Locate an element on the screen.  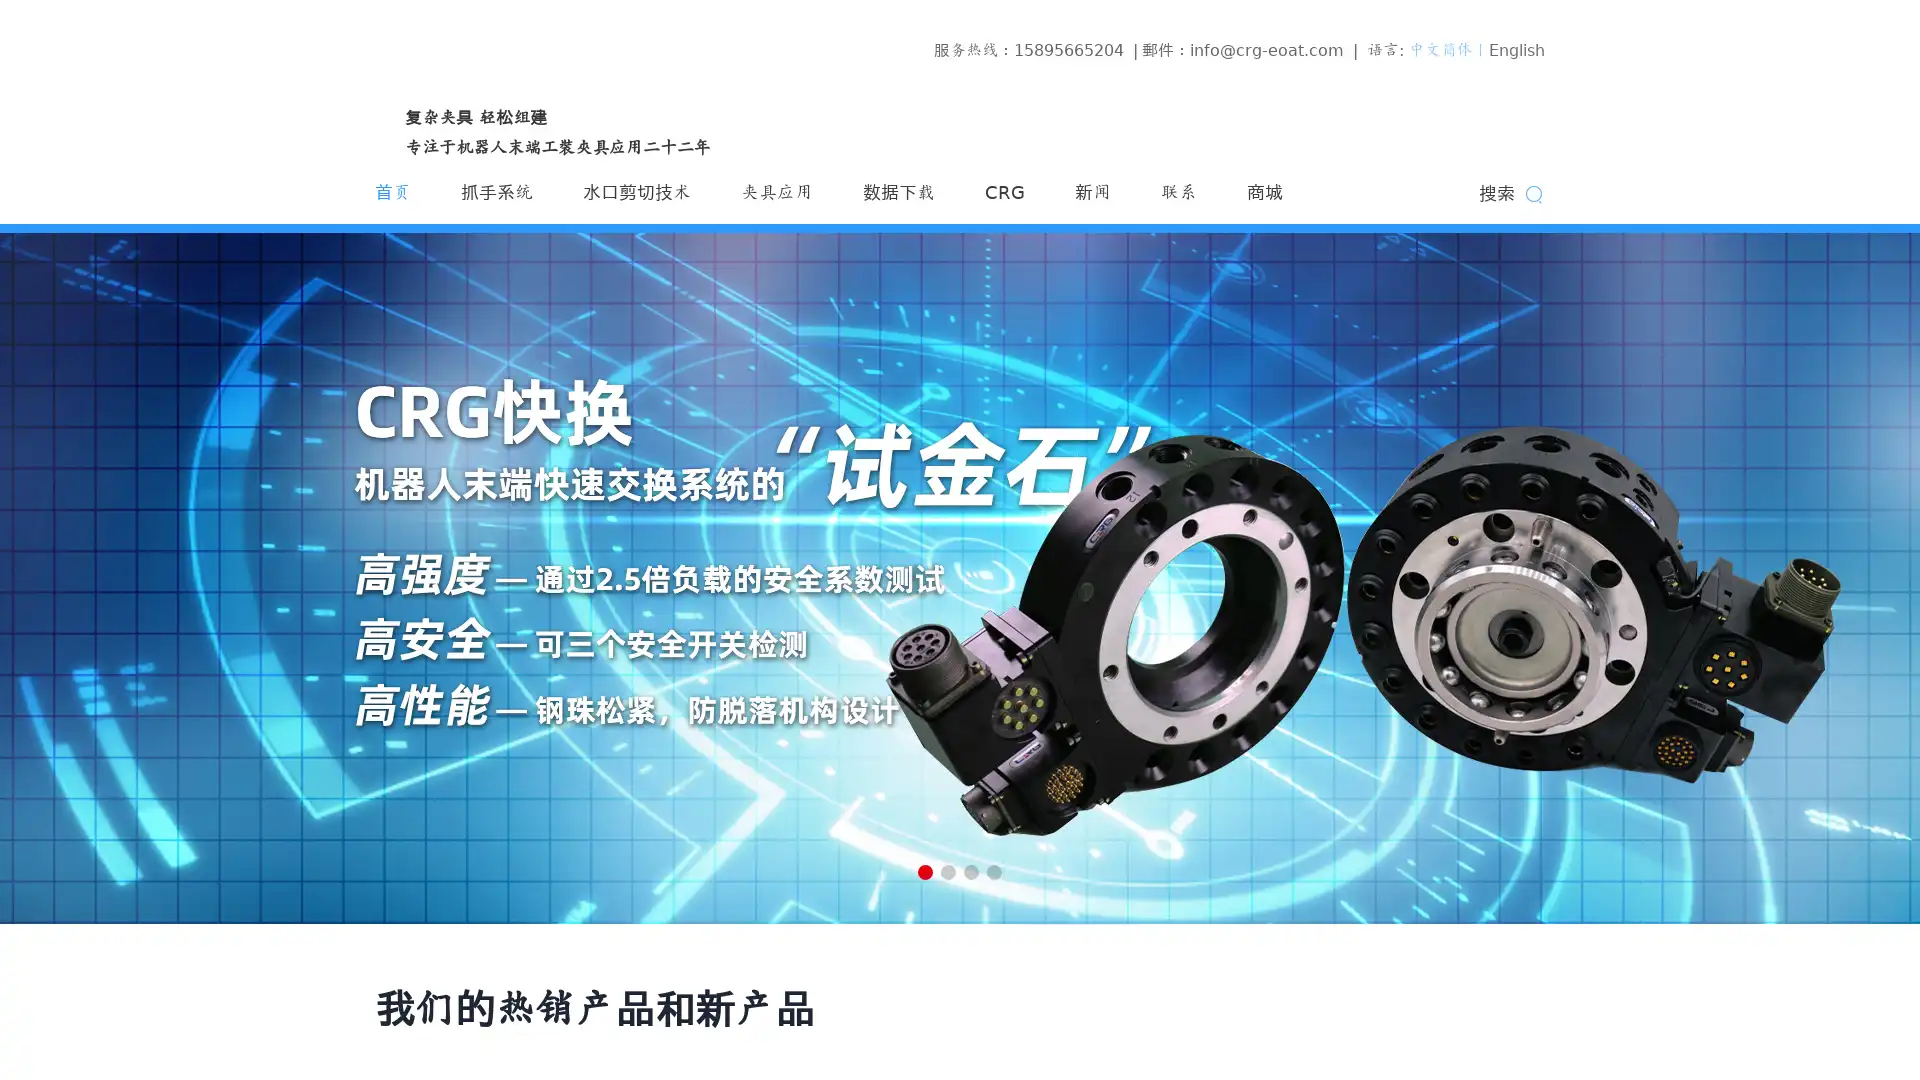
Go to slide 2 is located at coordinates (947, 871).